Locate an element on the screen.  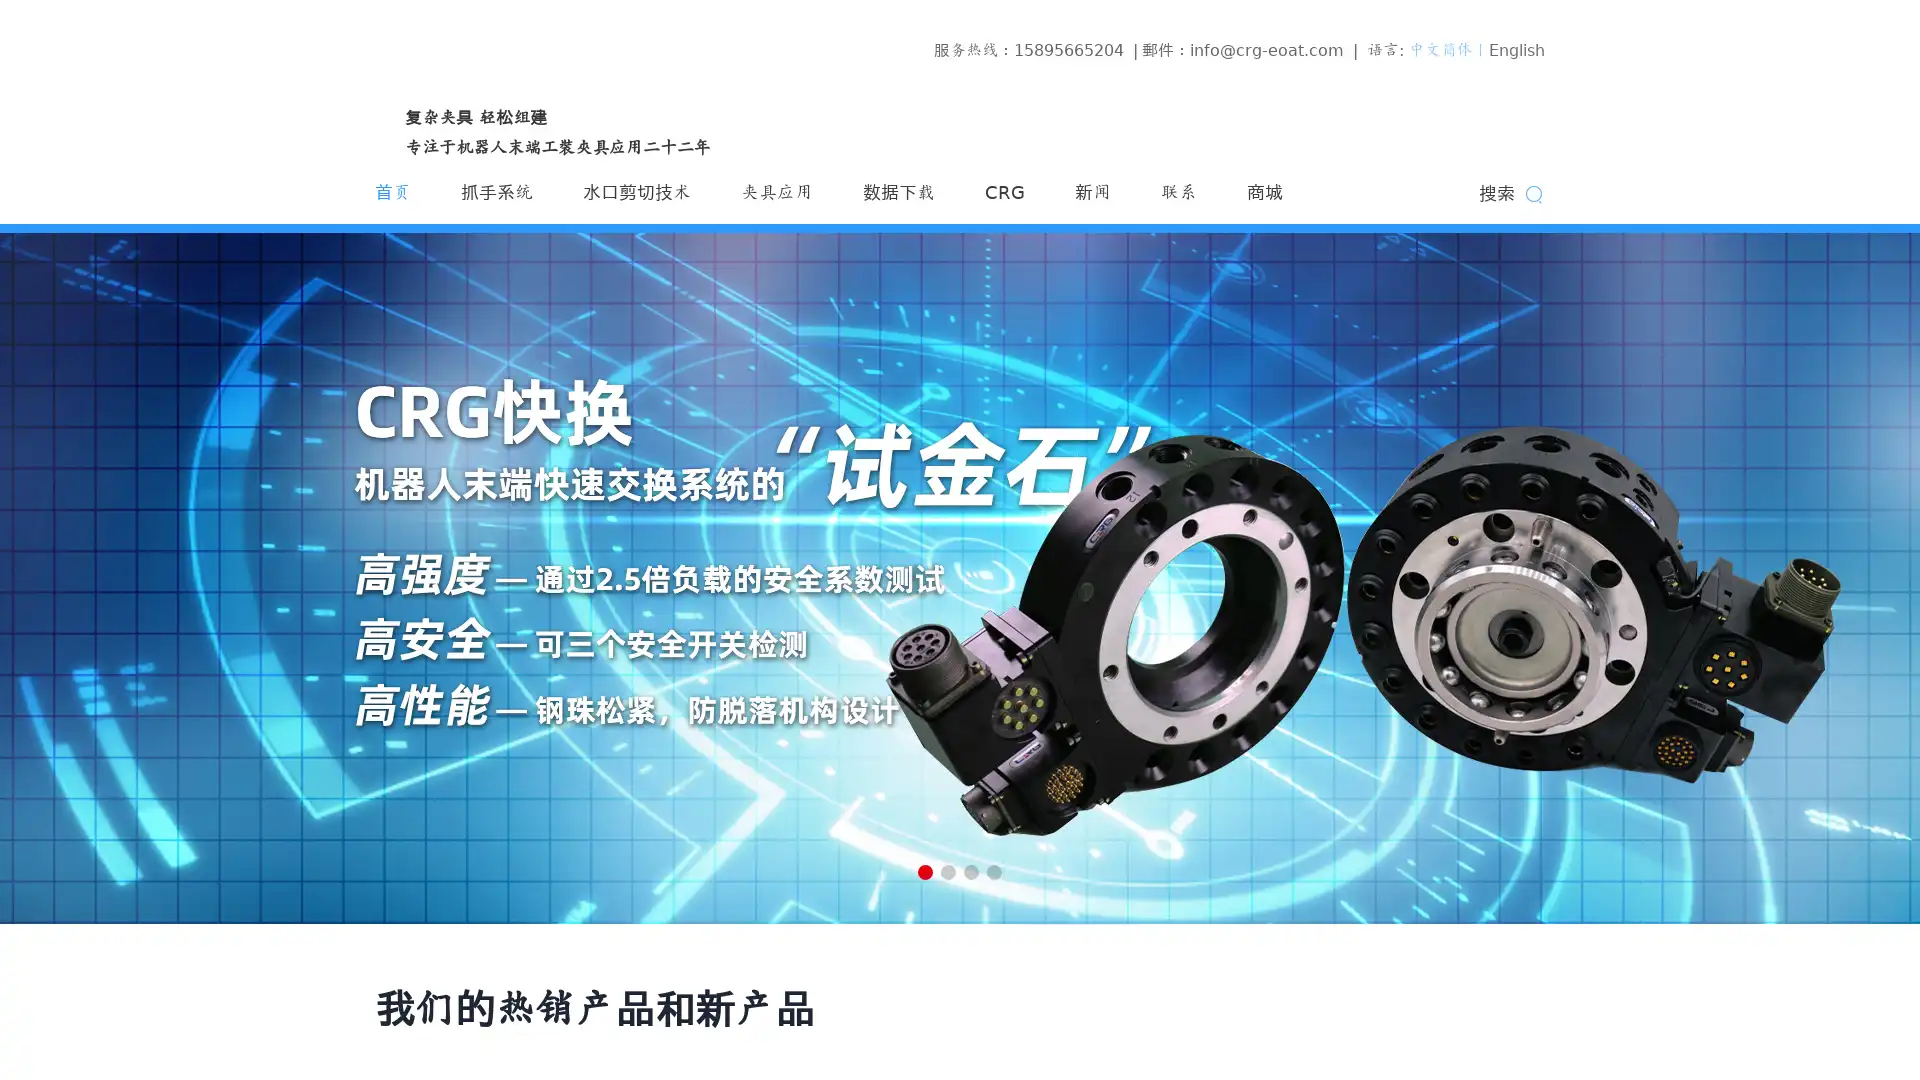
Go to slide 2 is located at coordinates (947, 871).